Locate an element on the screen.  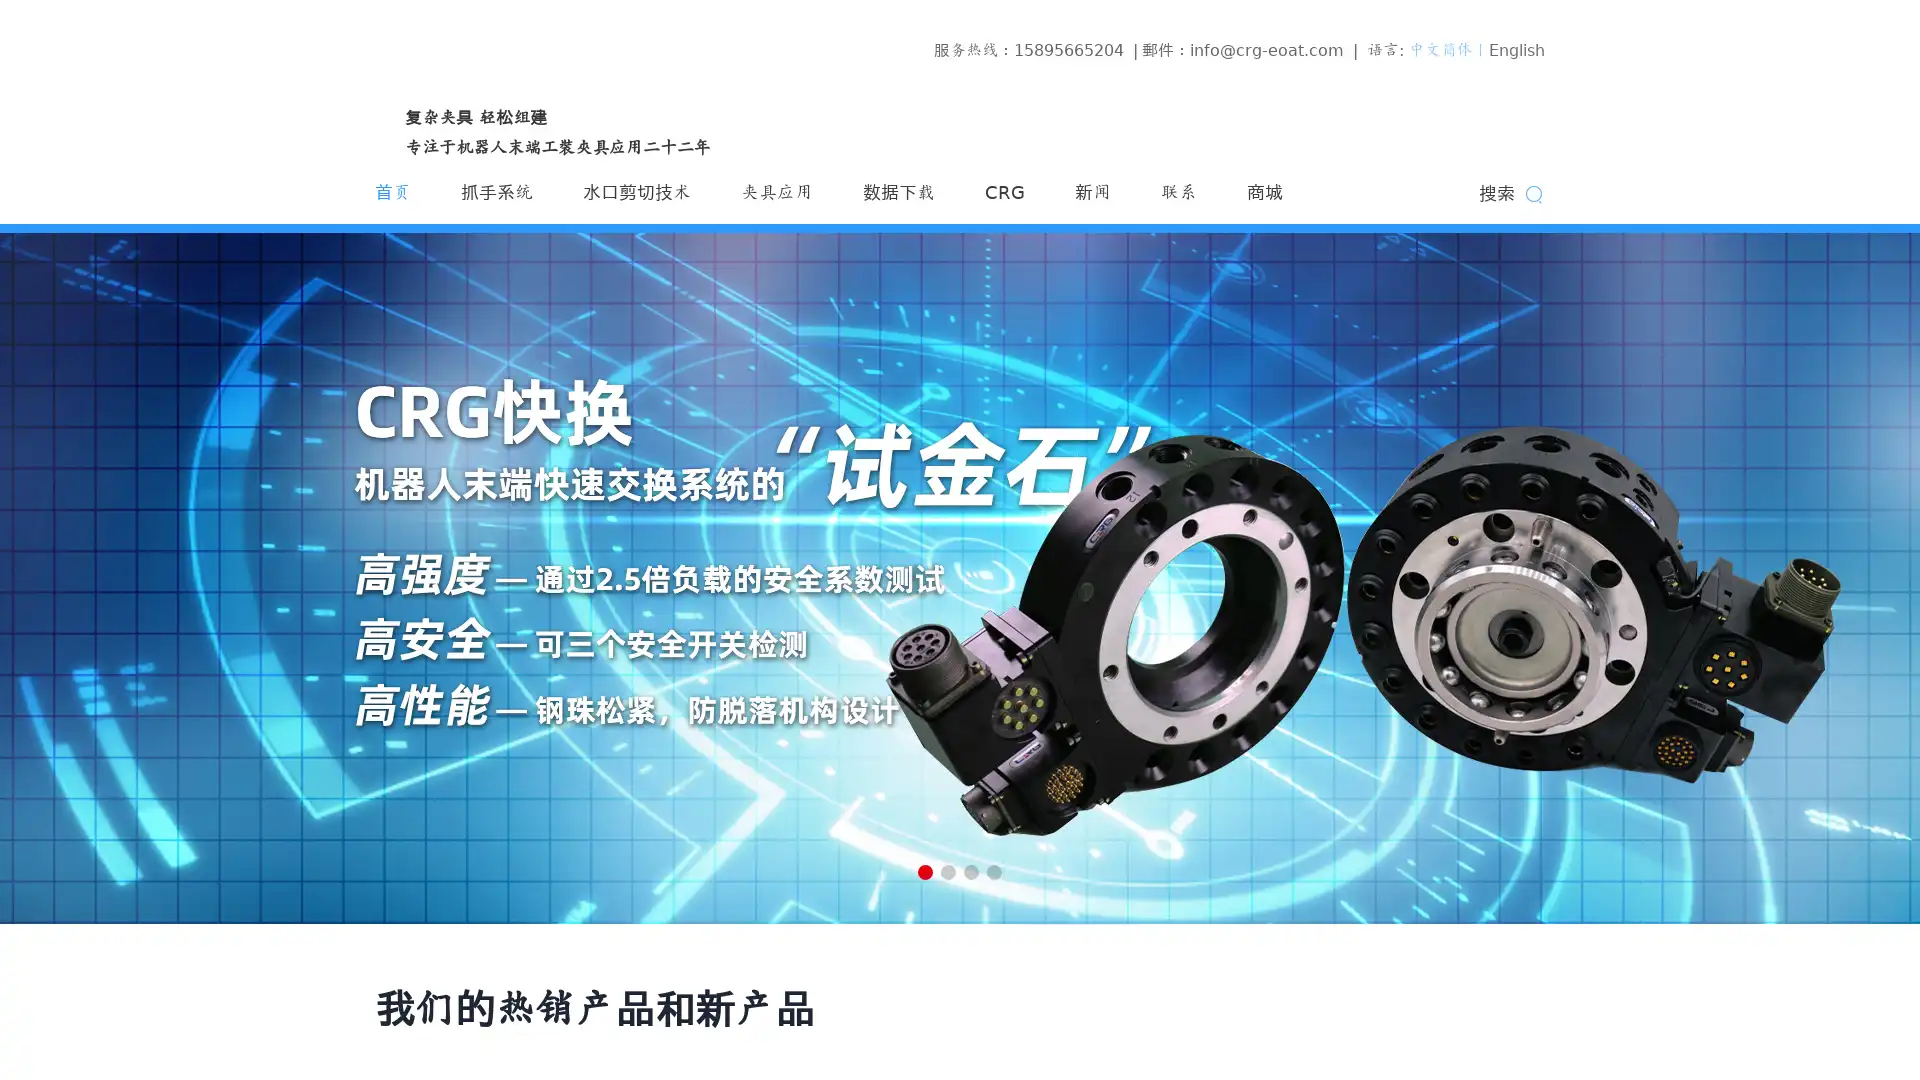
Go to slide 2 is located at coordinates (947, 871).